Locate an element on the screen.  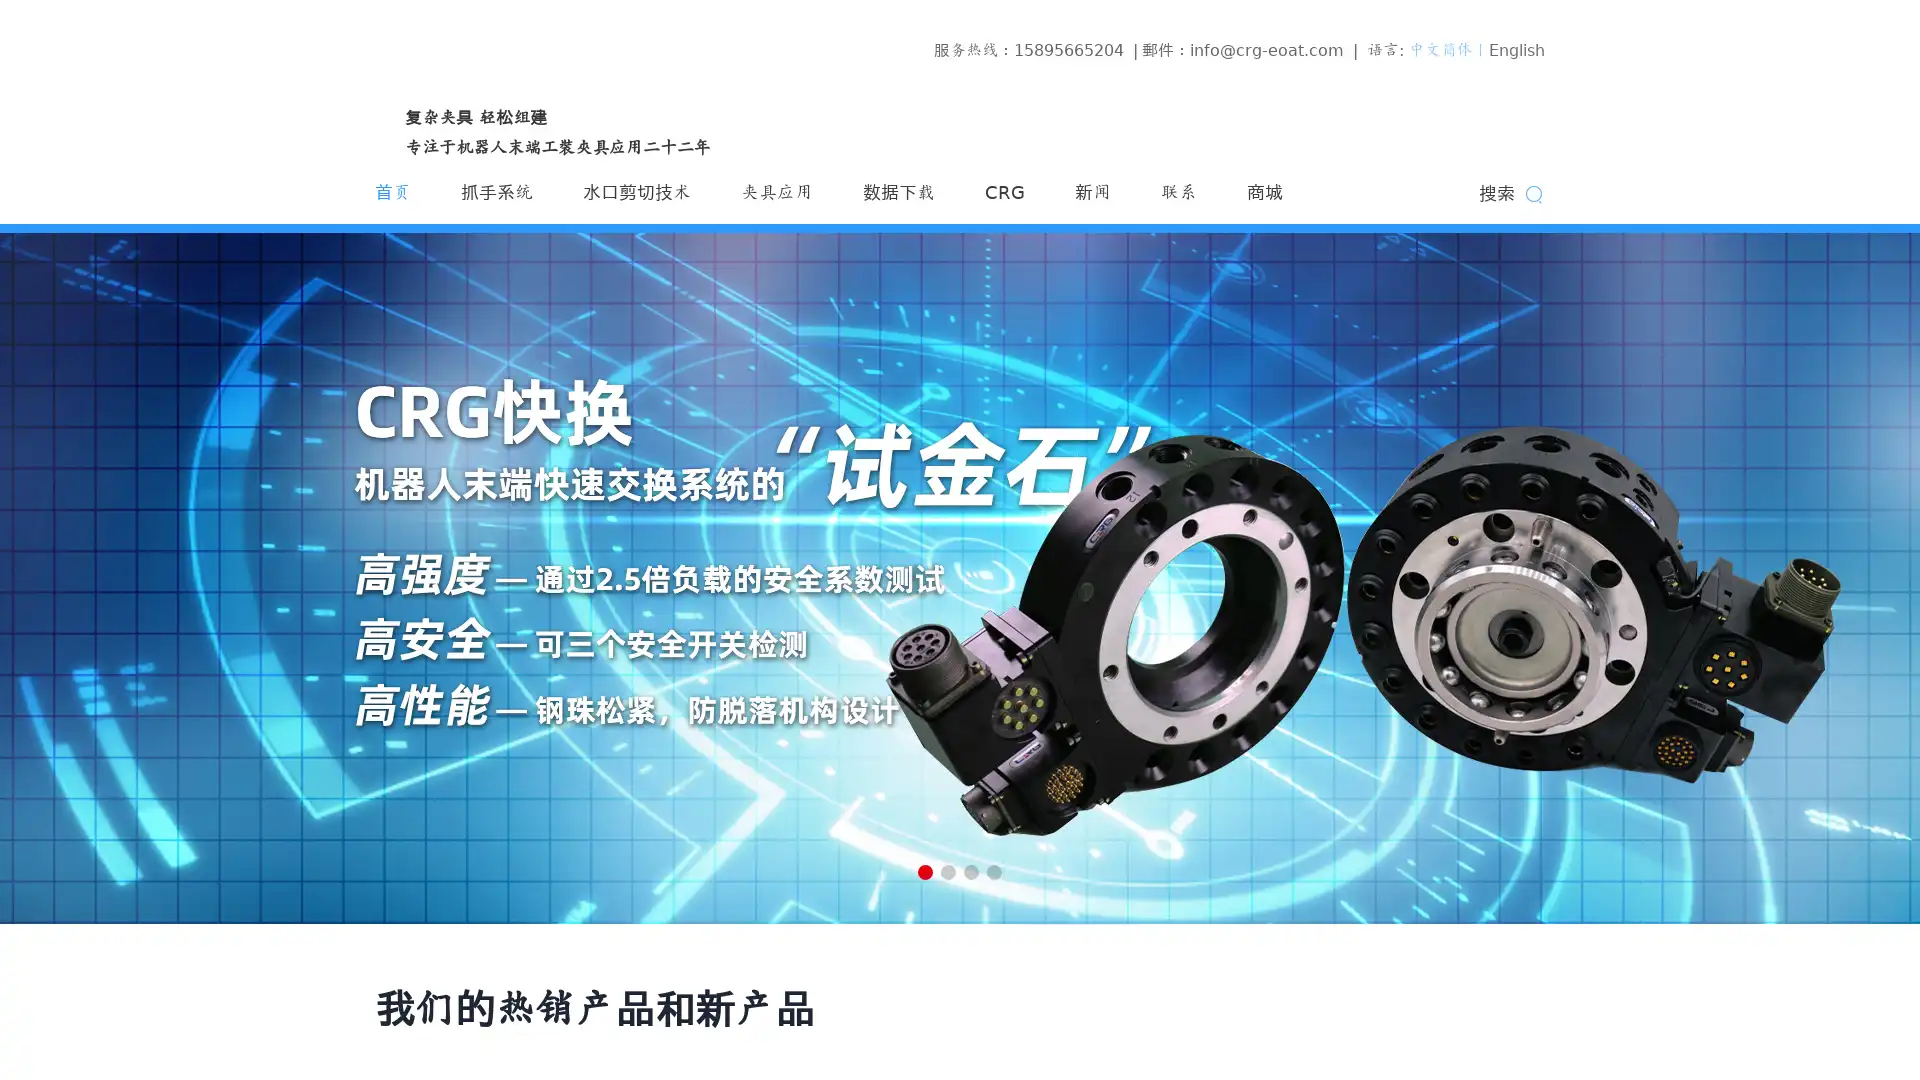
Go to slide 2 is located at coordinates (947, 871).